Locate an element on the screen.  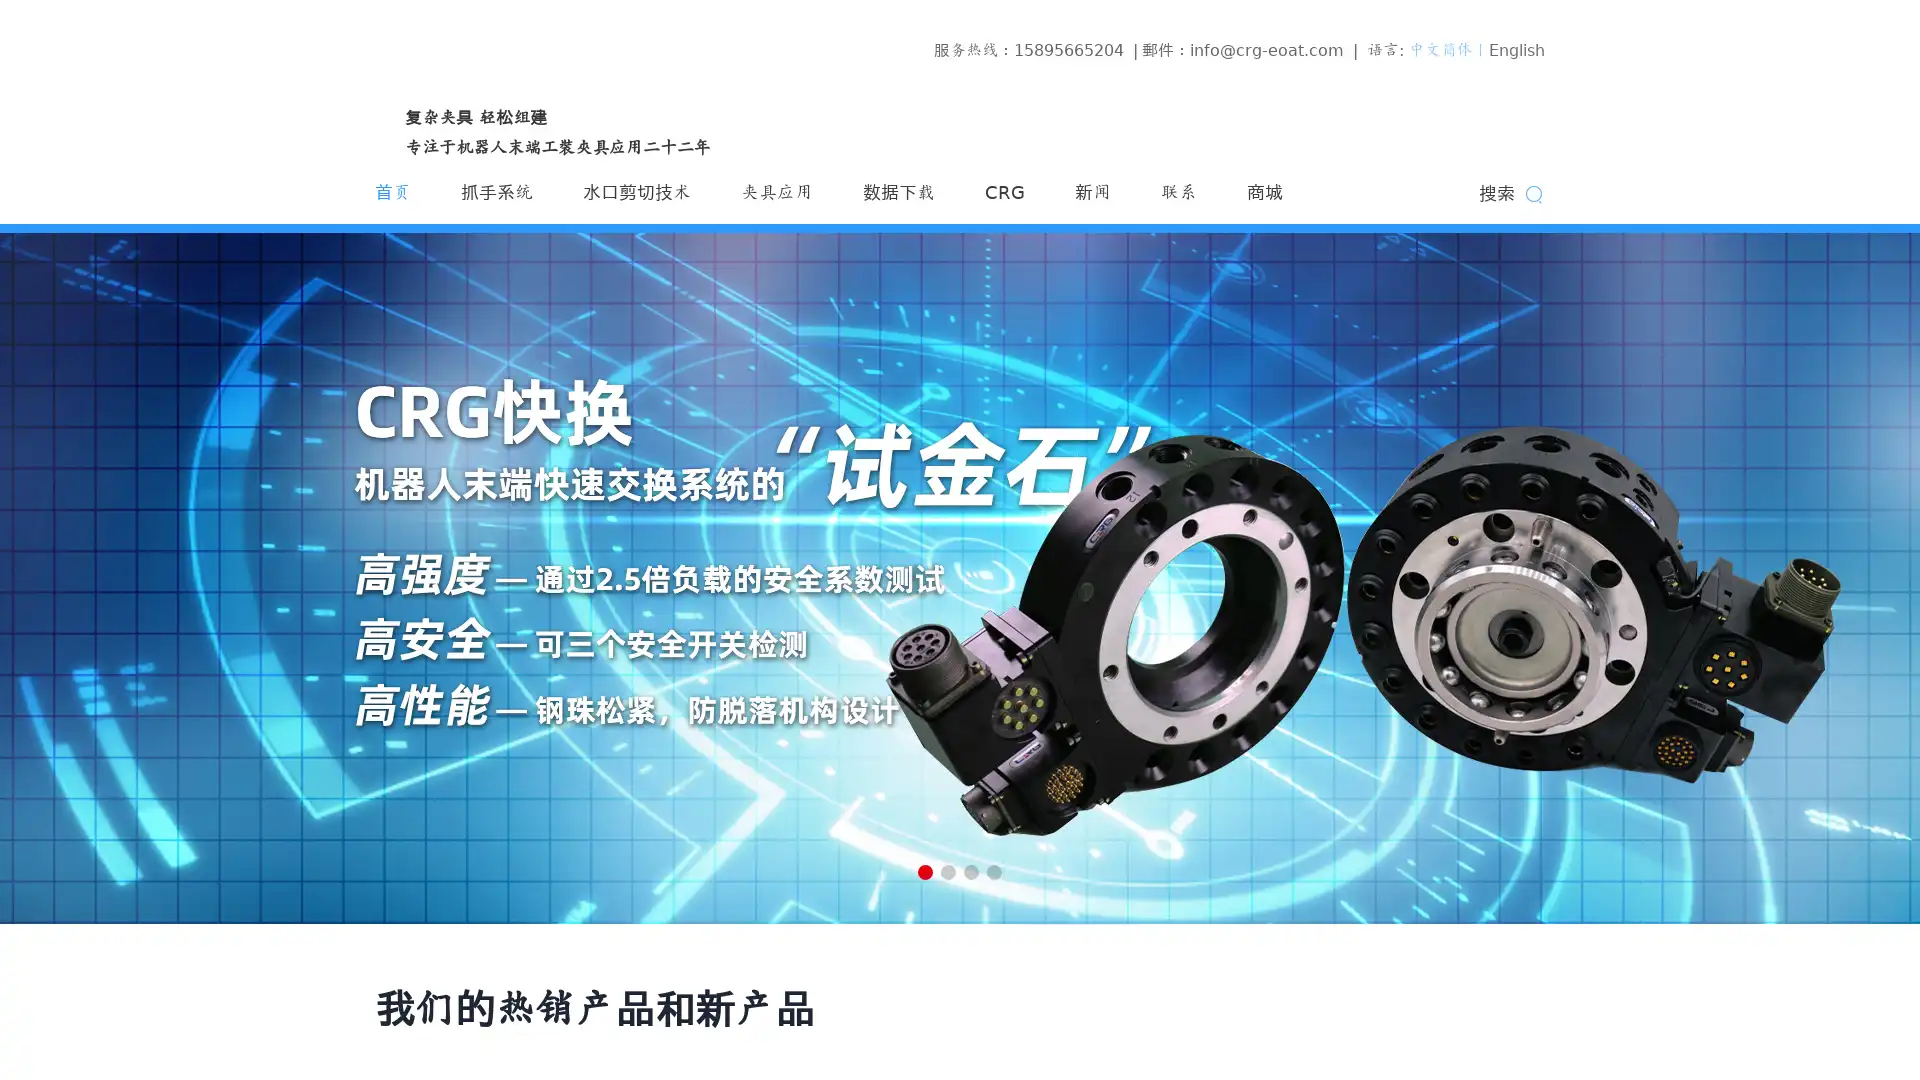
Go to slide 2 is located at coordinates (947, 871).